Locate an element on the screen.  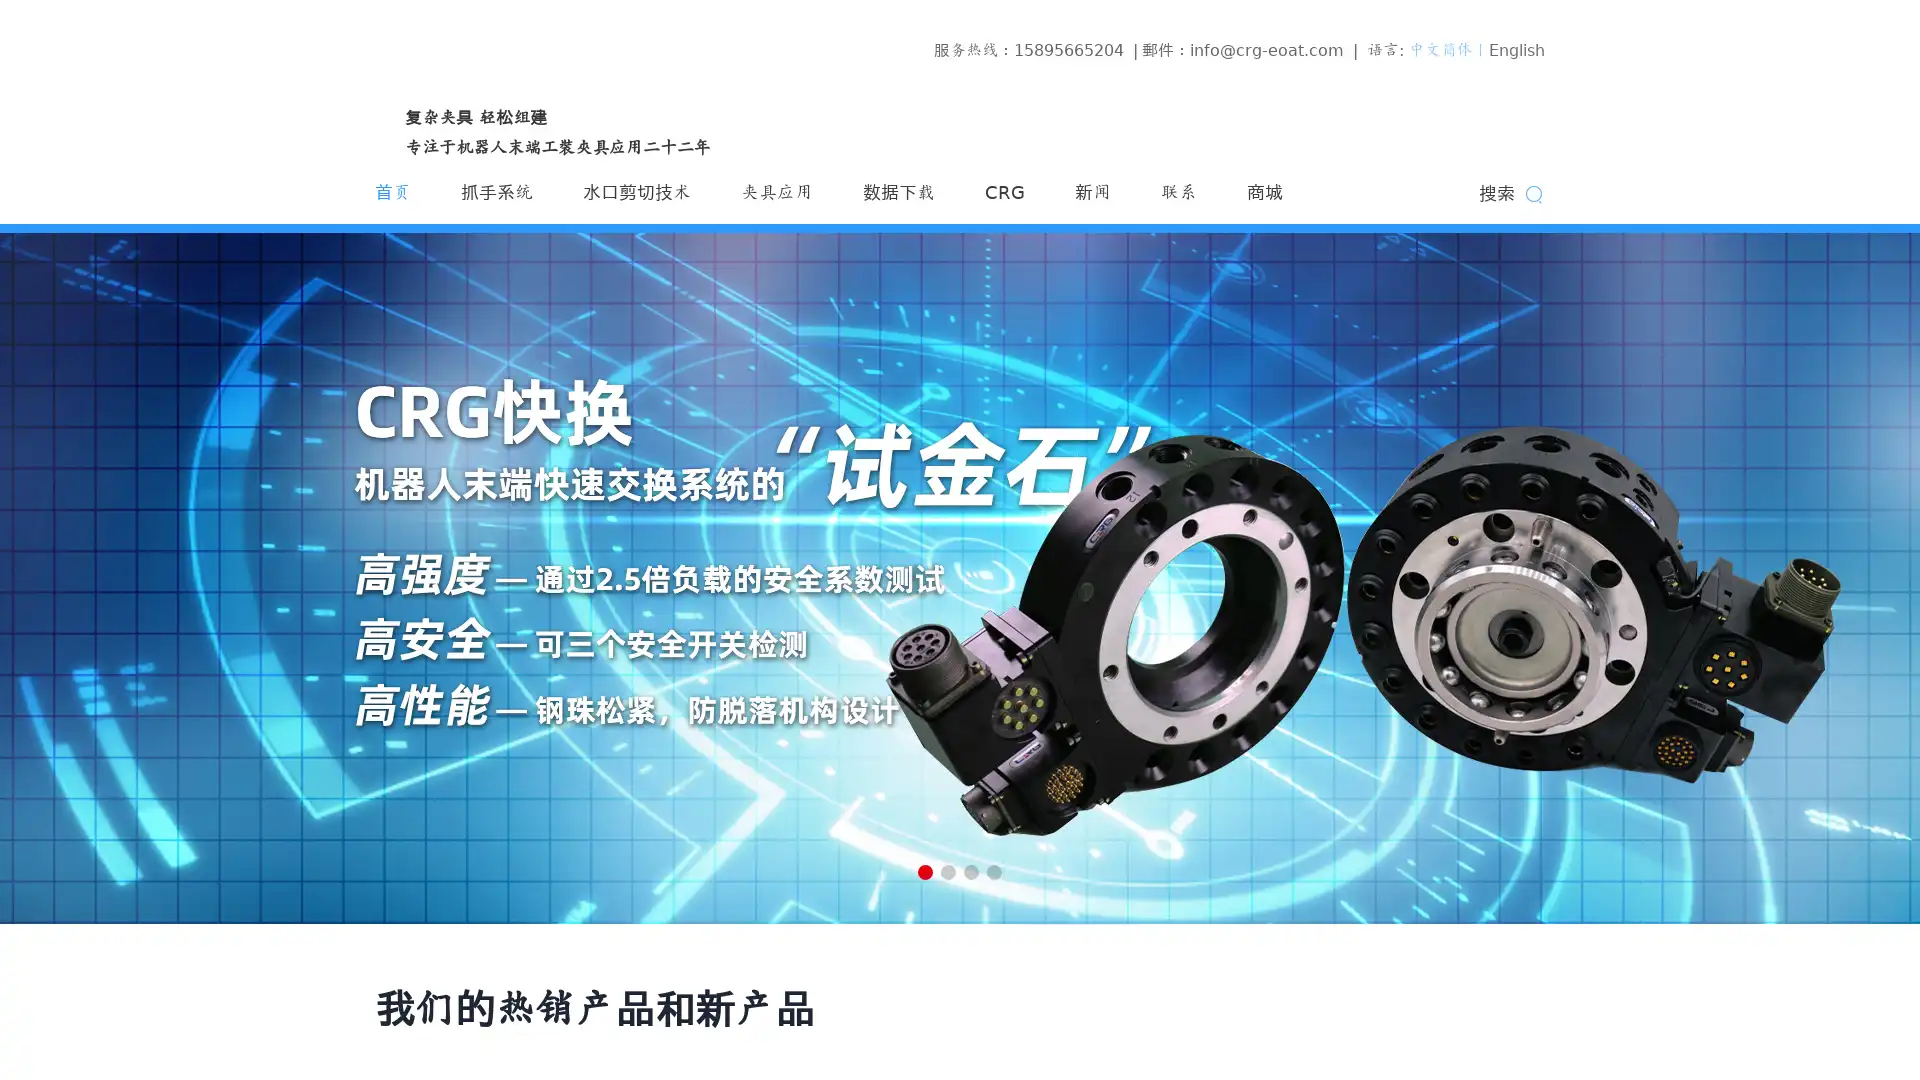
Go to slide 2 is located at coordinates (947, 871).